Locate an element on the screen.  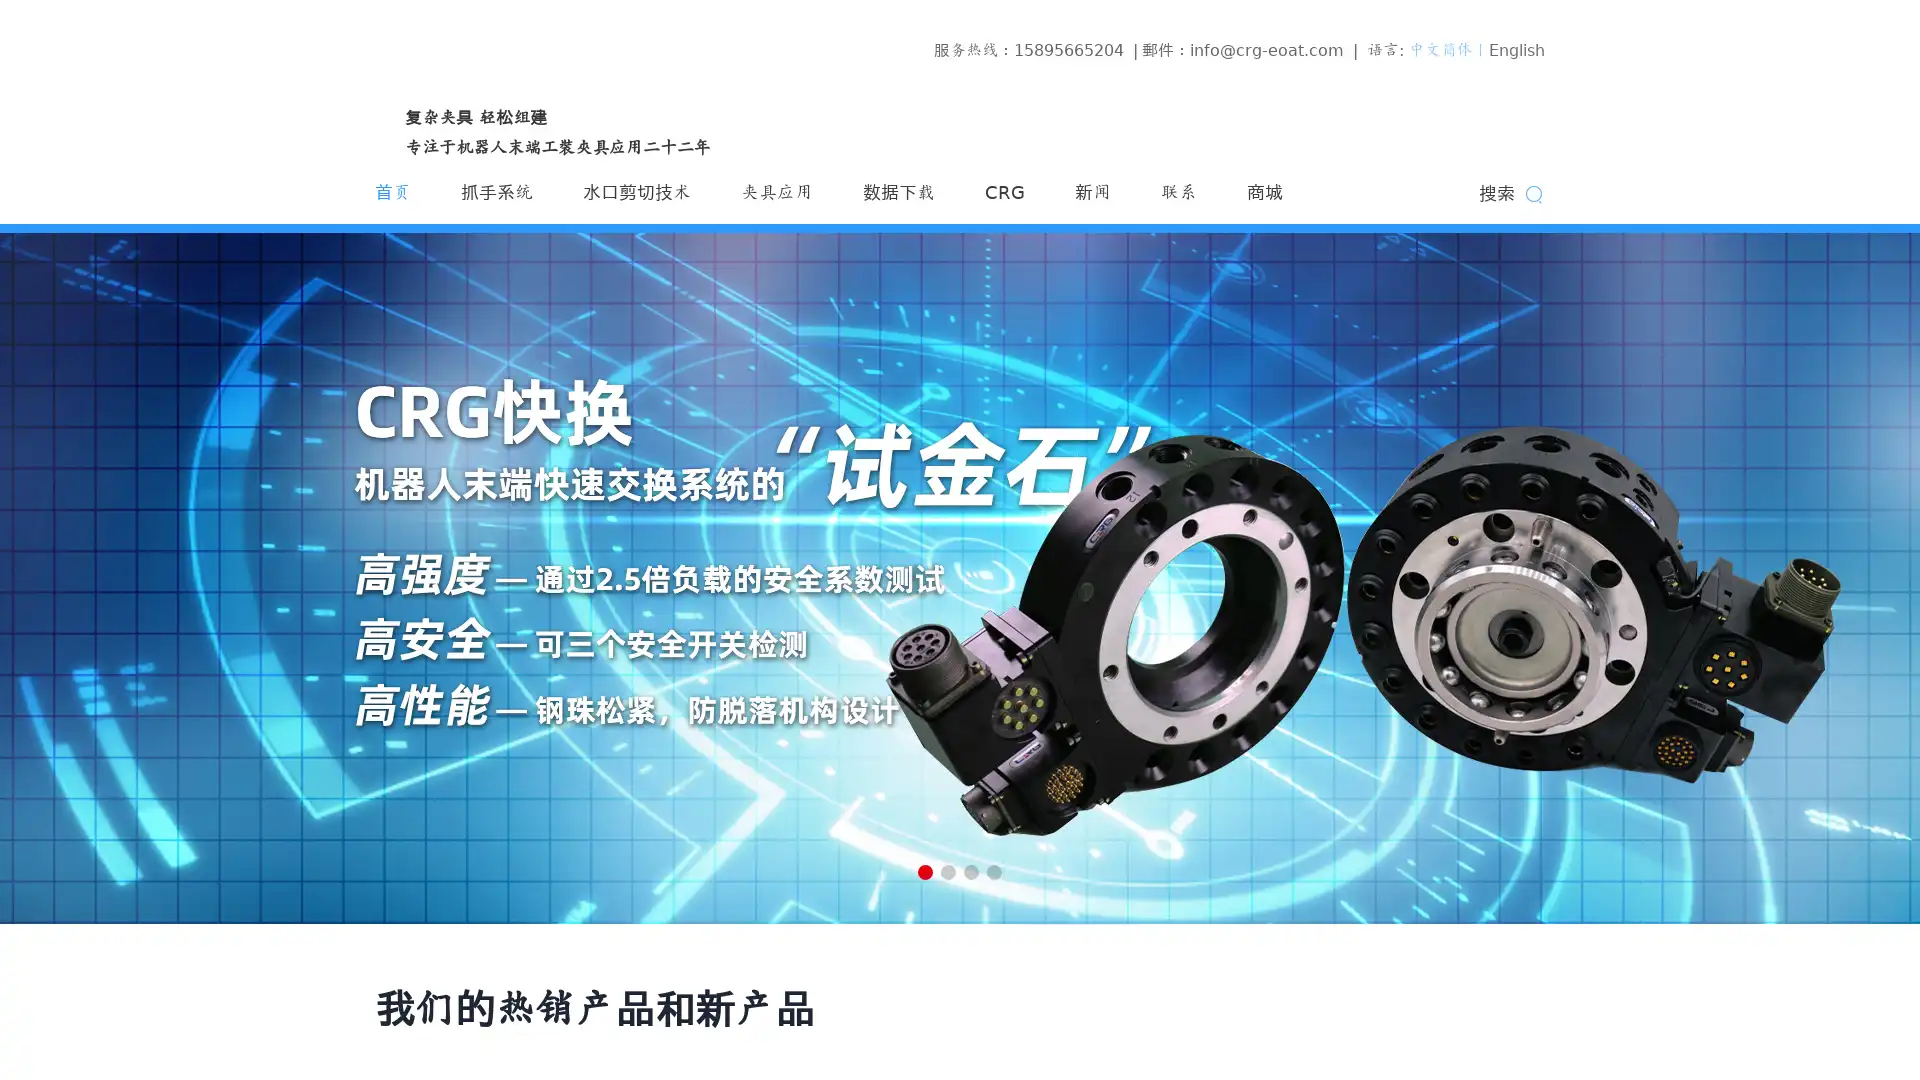
Go to slide 2 is located at coordinates (947, 871).